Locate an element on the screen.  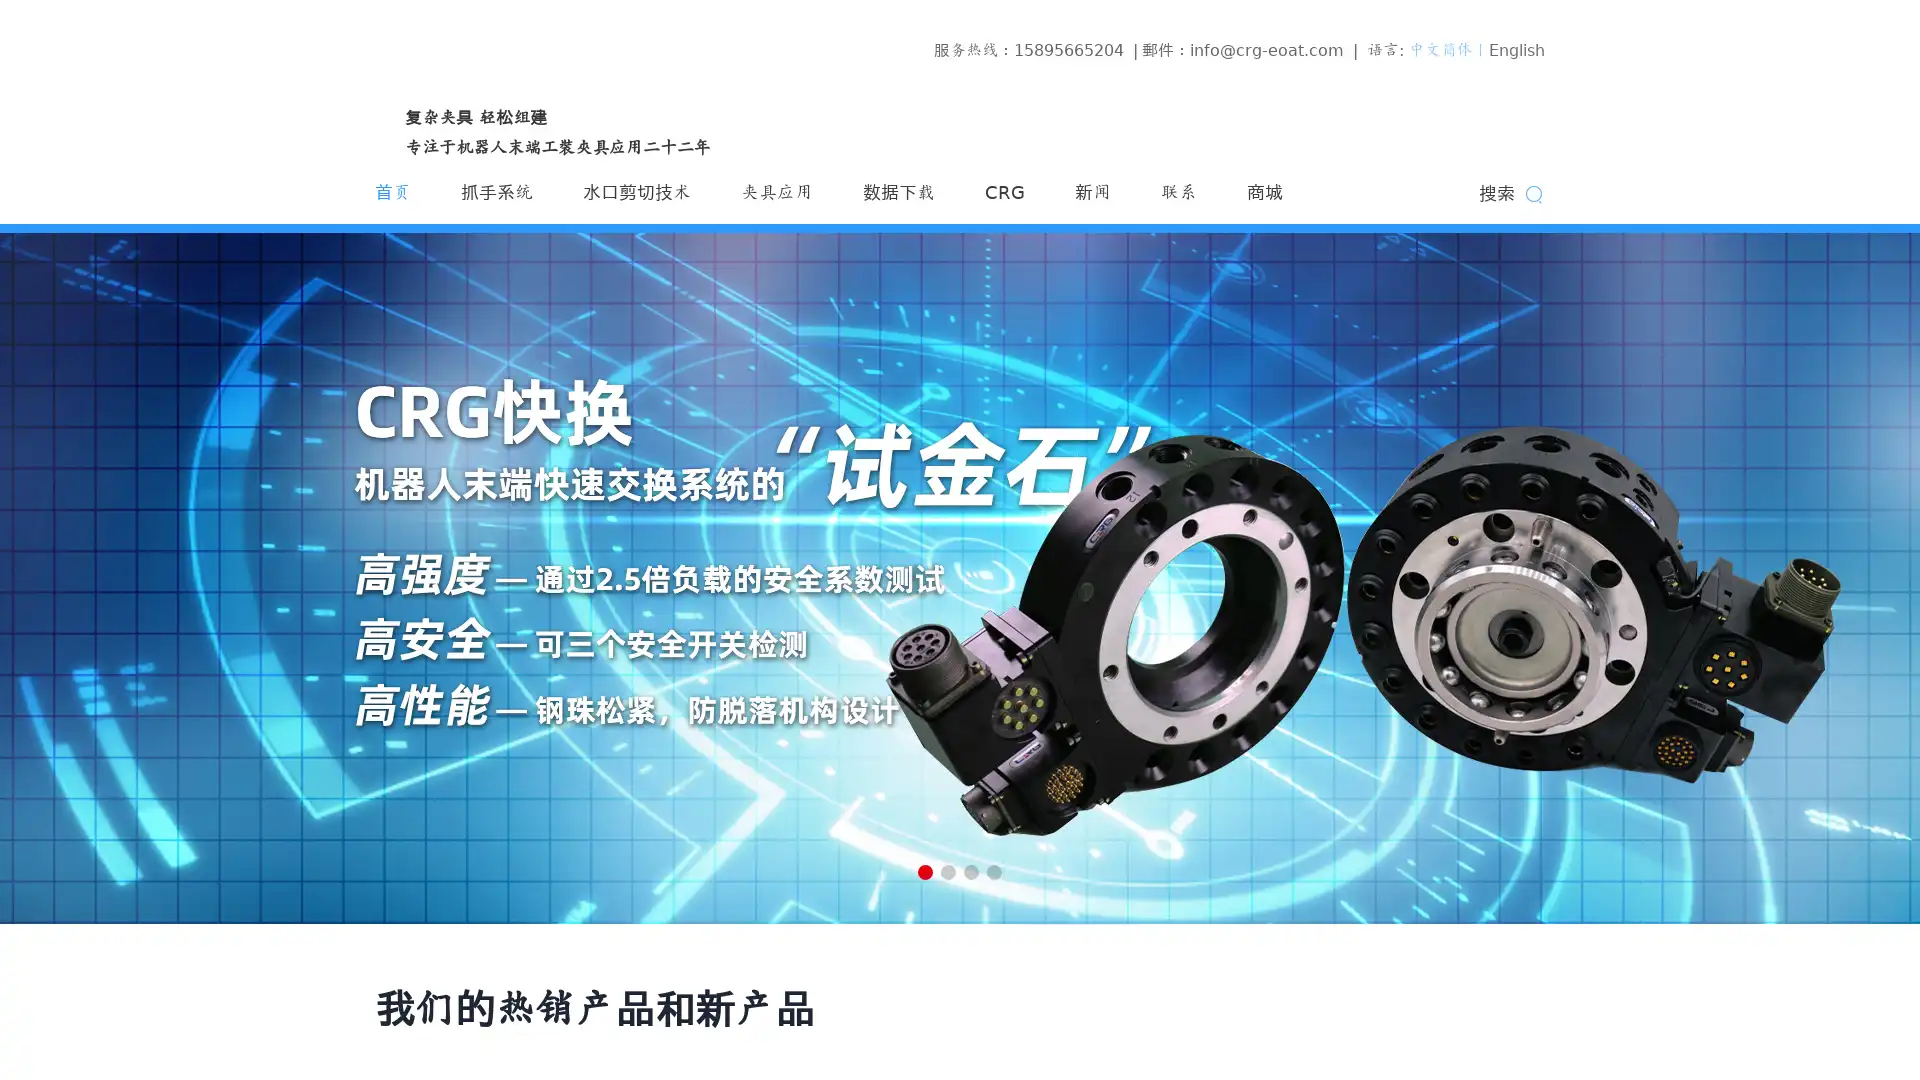
Go to slide 2 is located at coordinates (947, 871).